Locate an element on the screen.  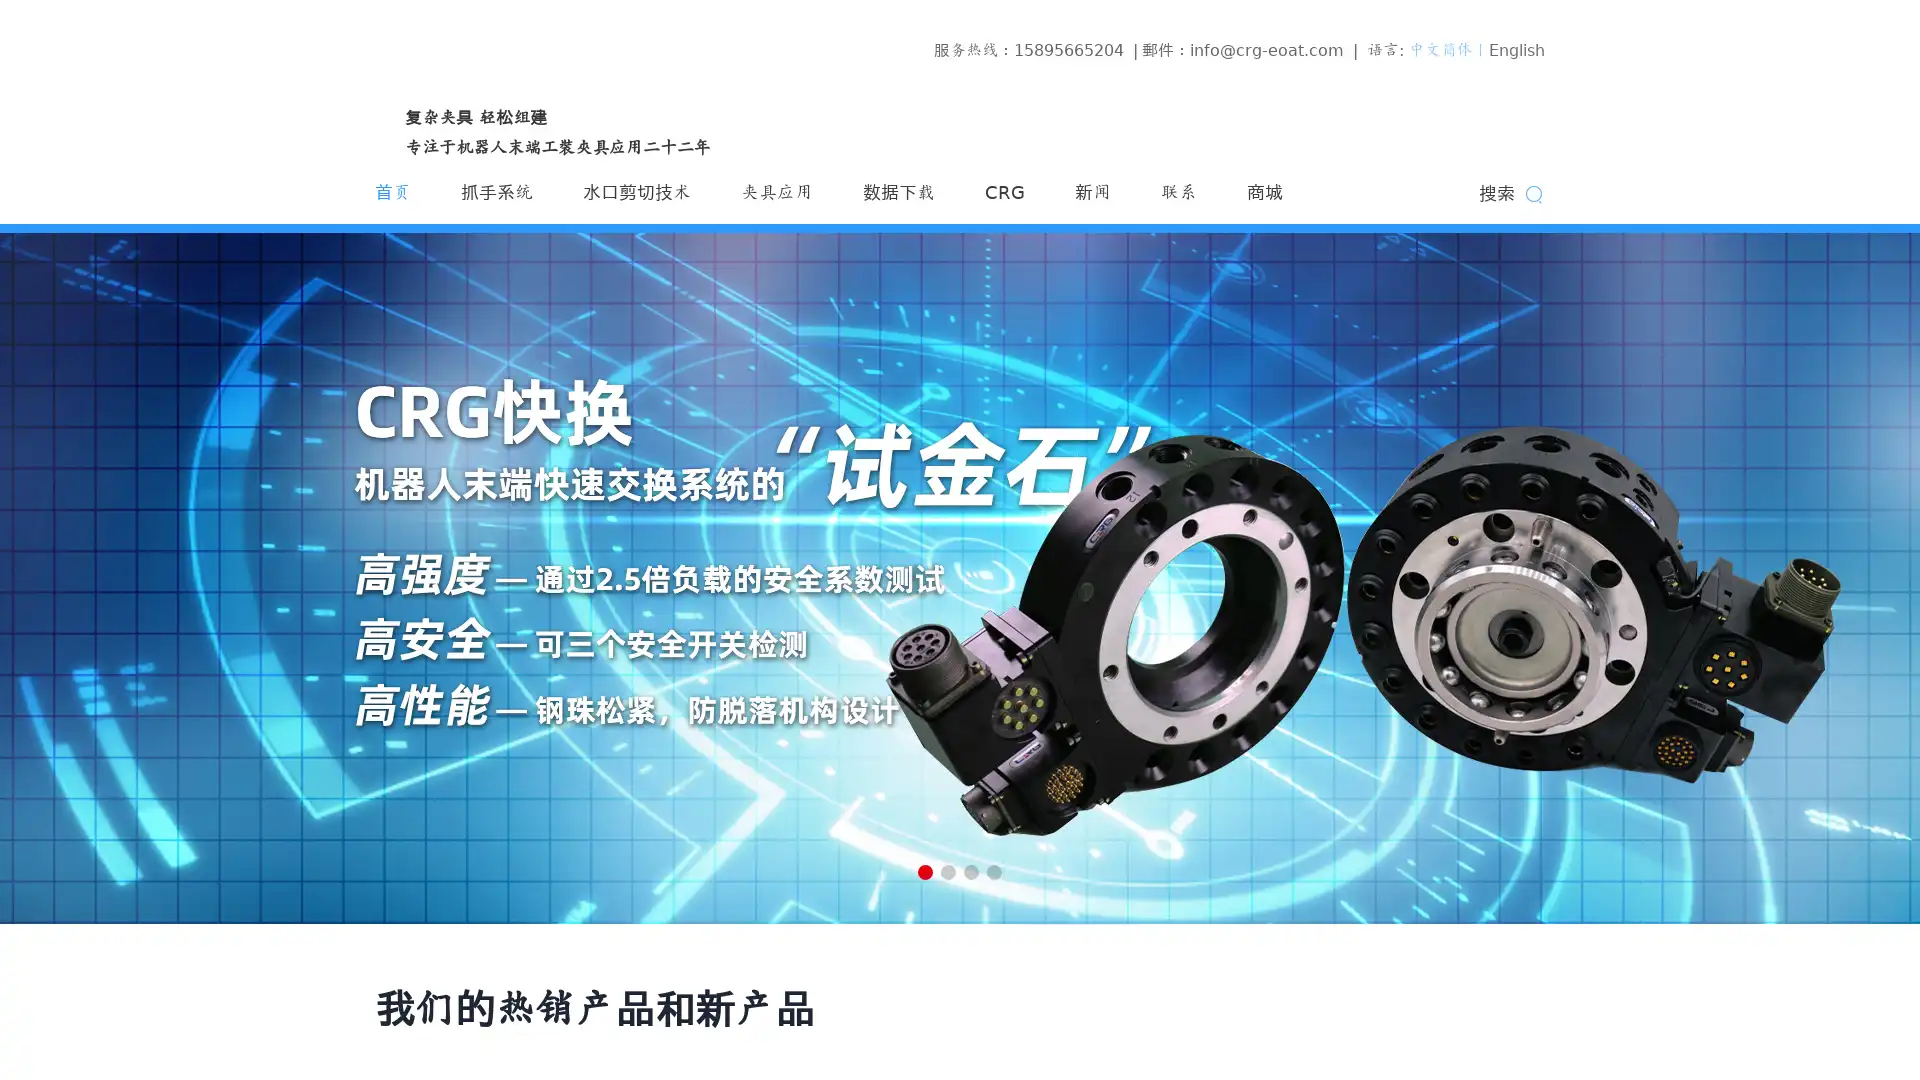
Go to slide 2 is located at coordinates (947, 871).